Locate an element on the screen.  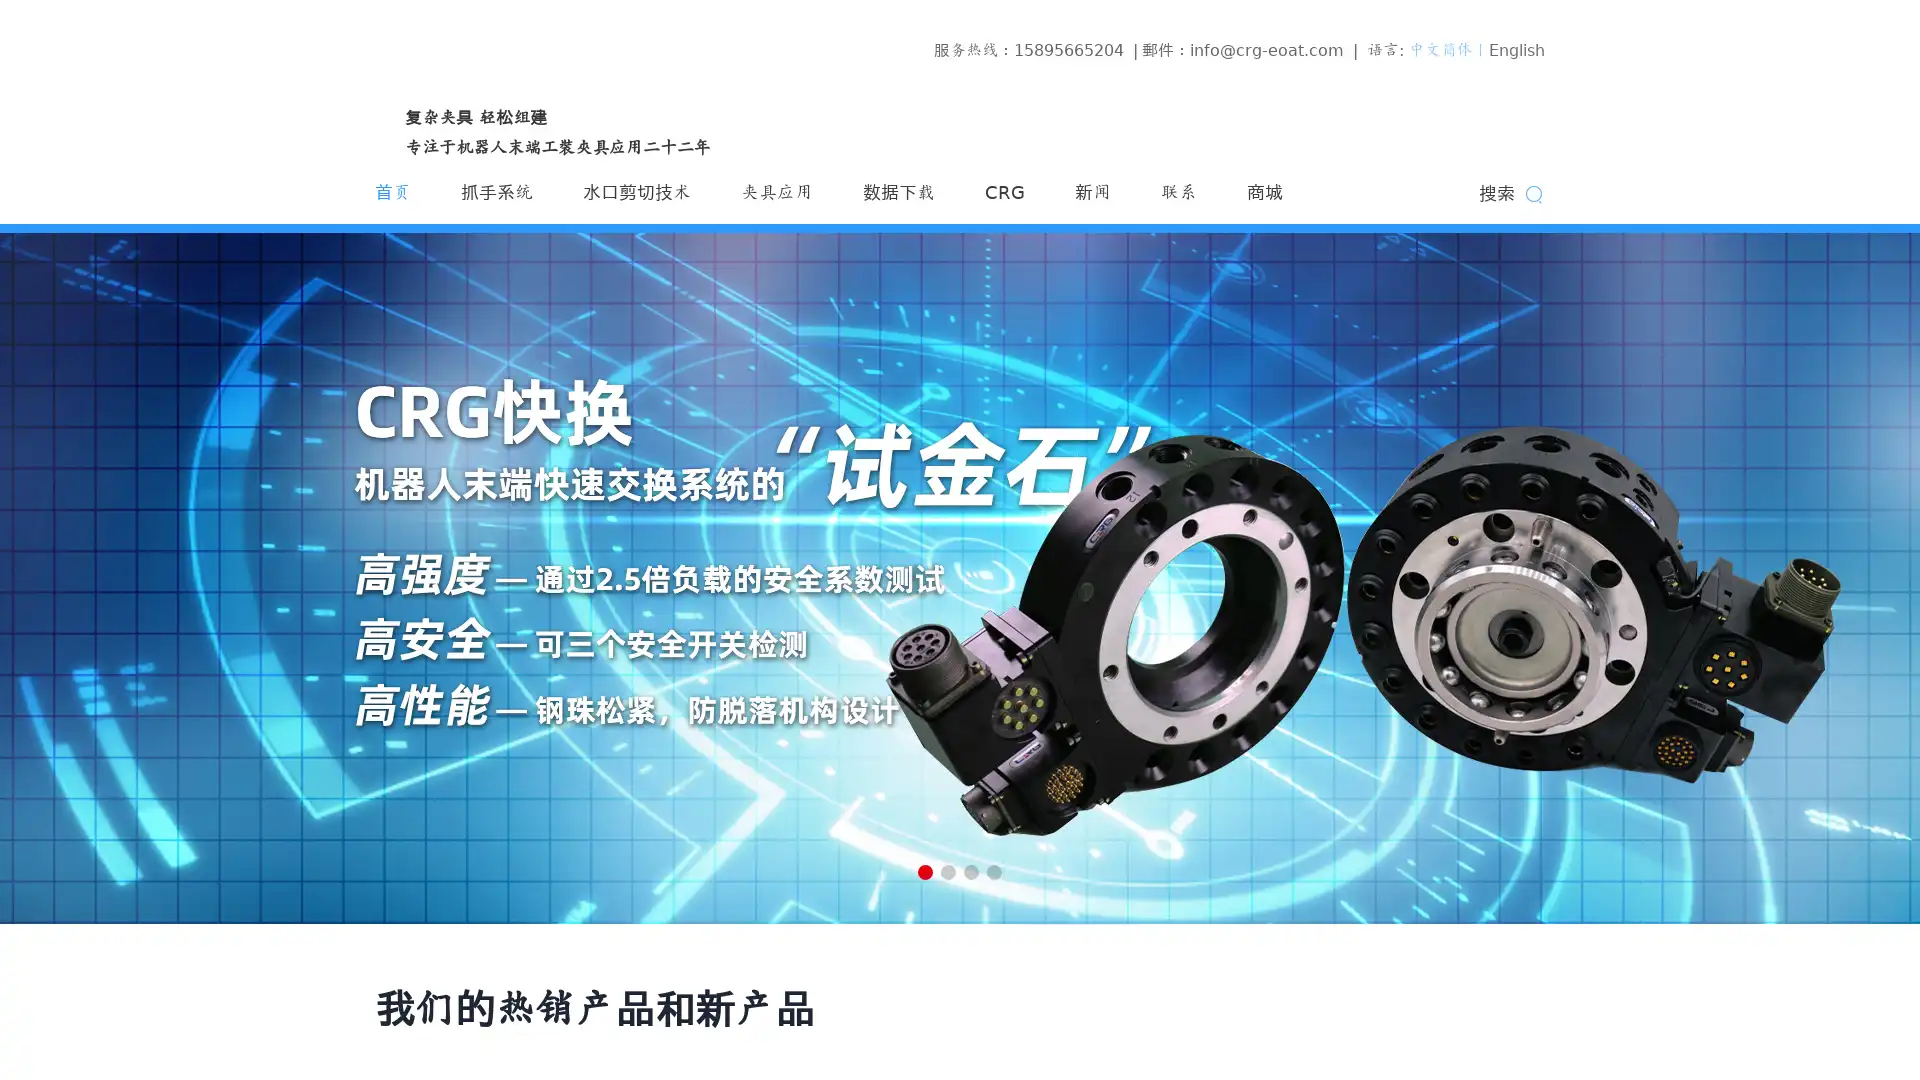
Go to slide 2 is located at coordinates (947, 871).